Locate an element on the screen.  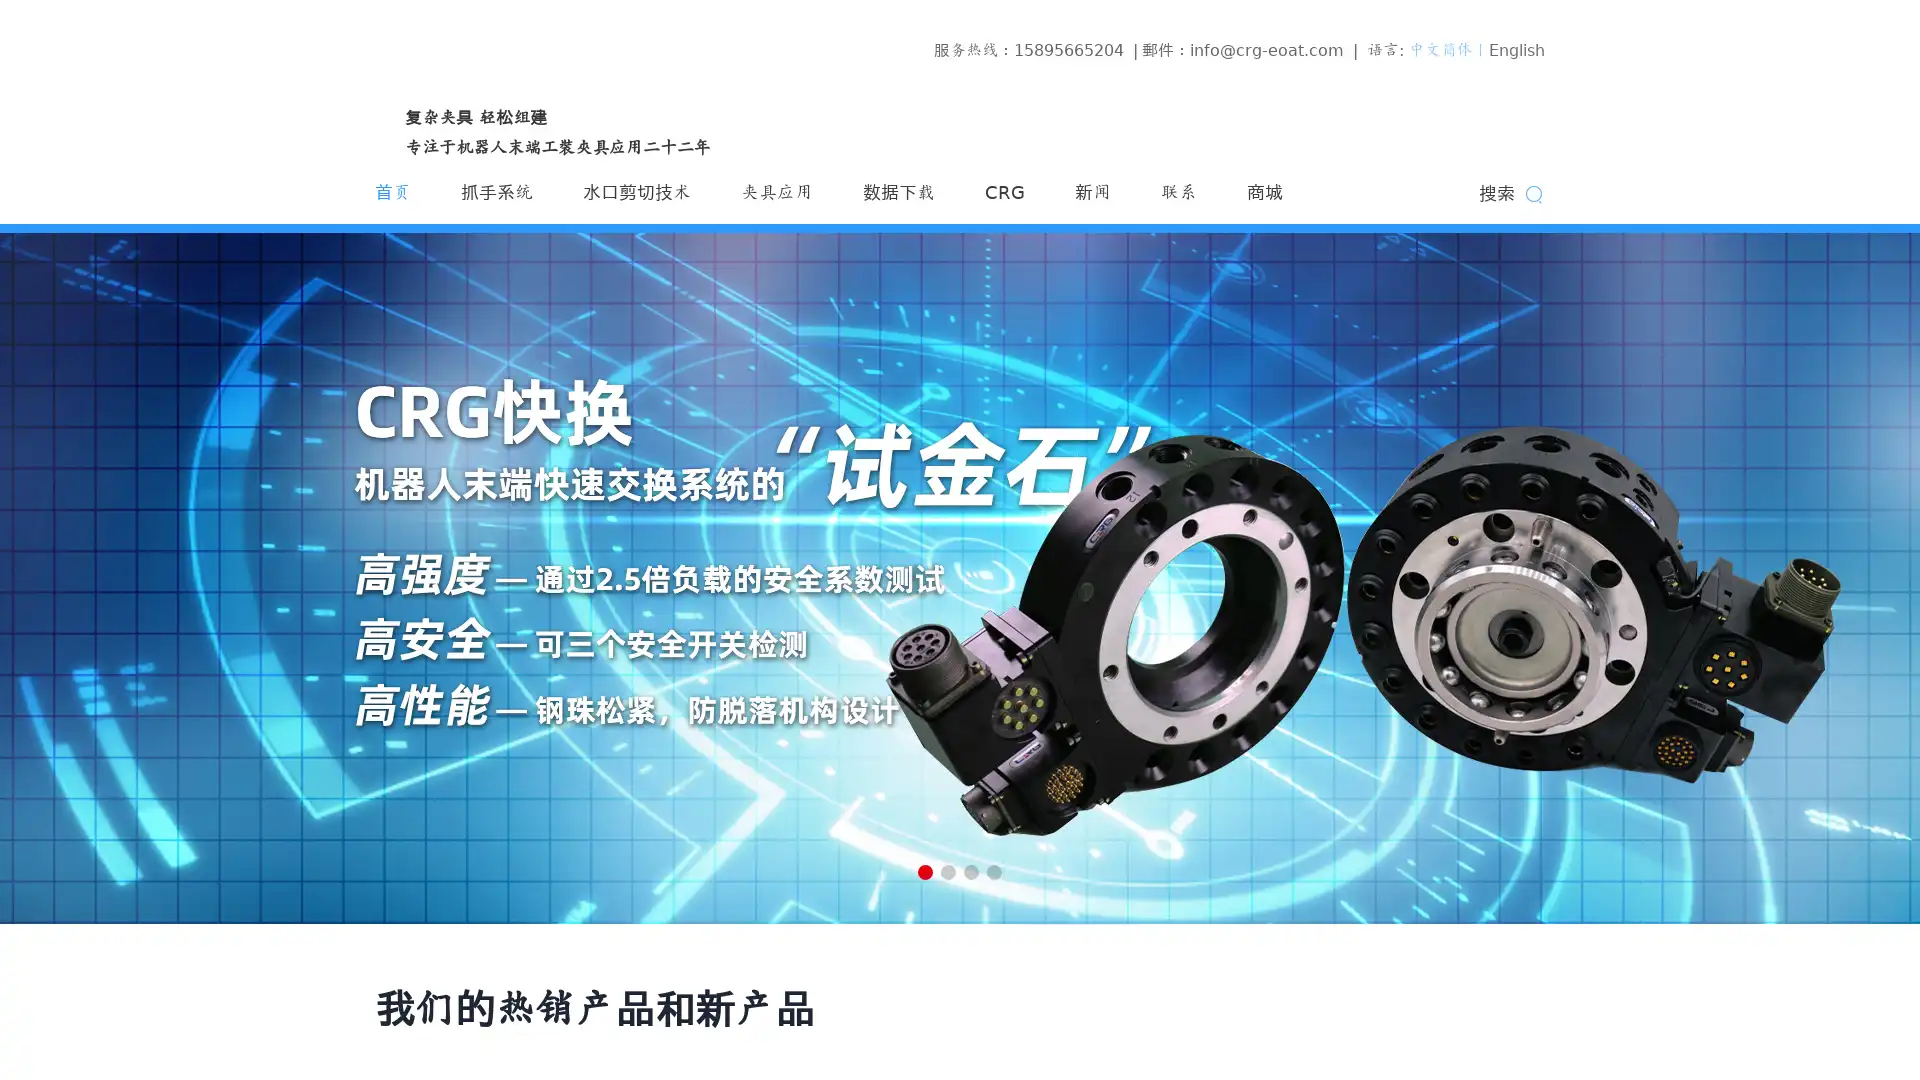
Go to slide 2 is located at coordinates (947, 871).